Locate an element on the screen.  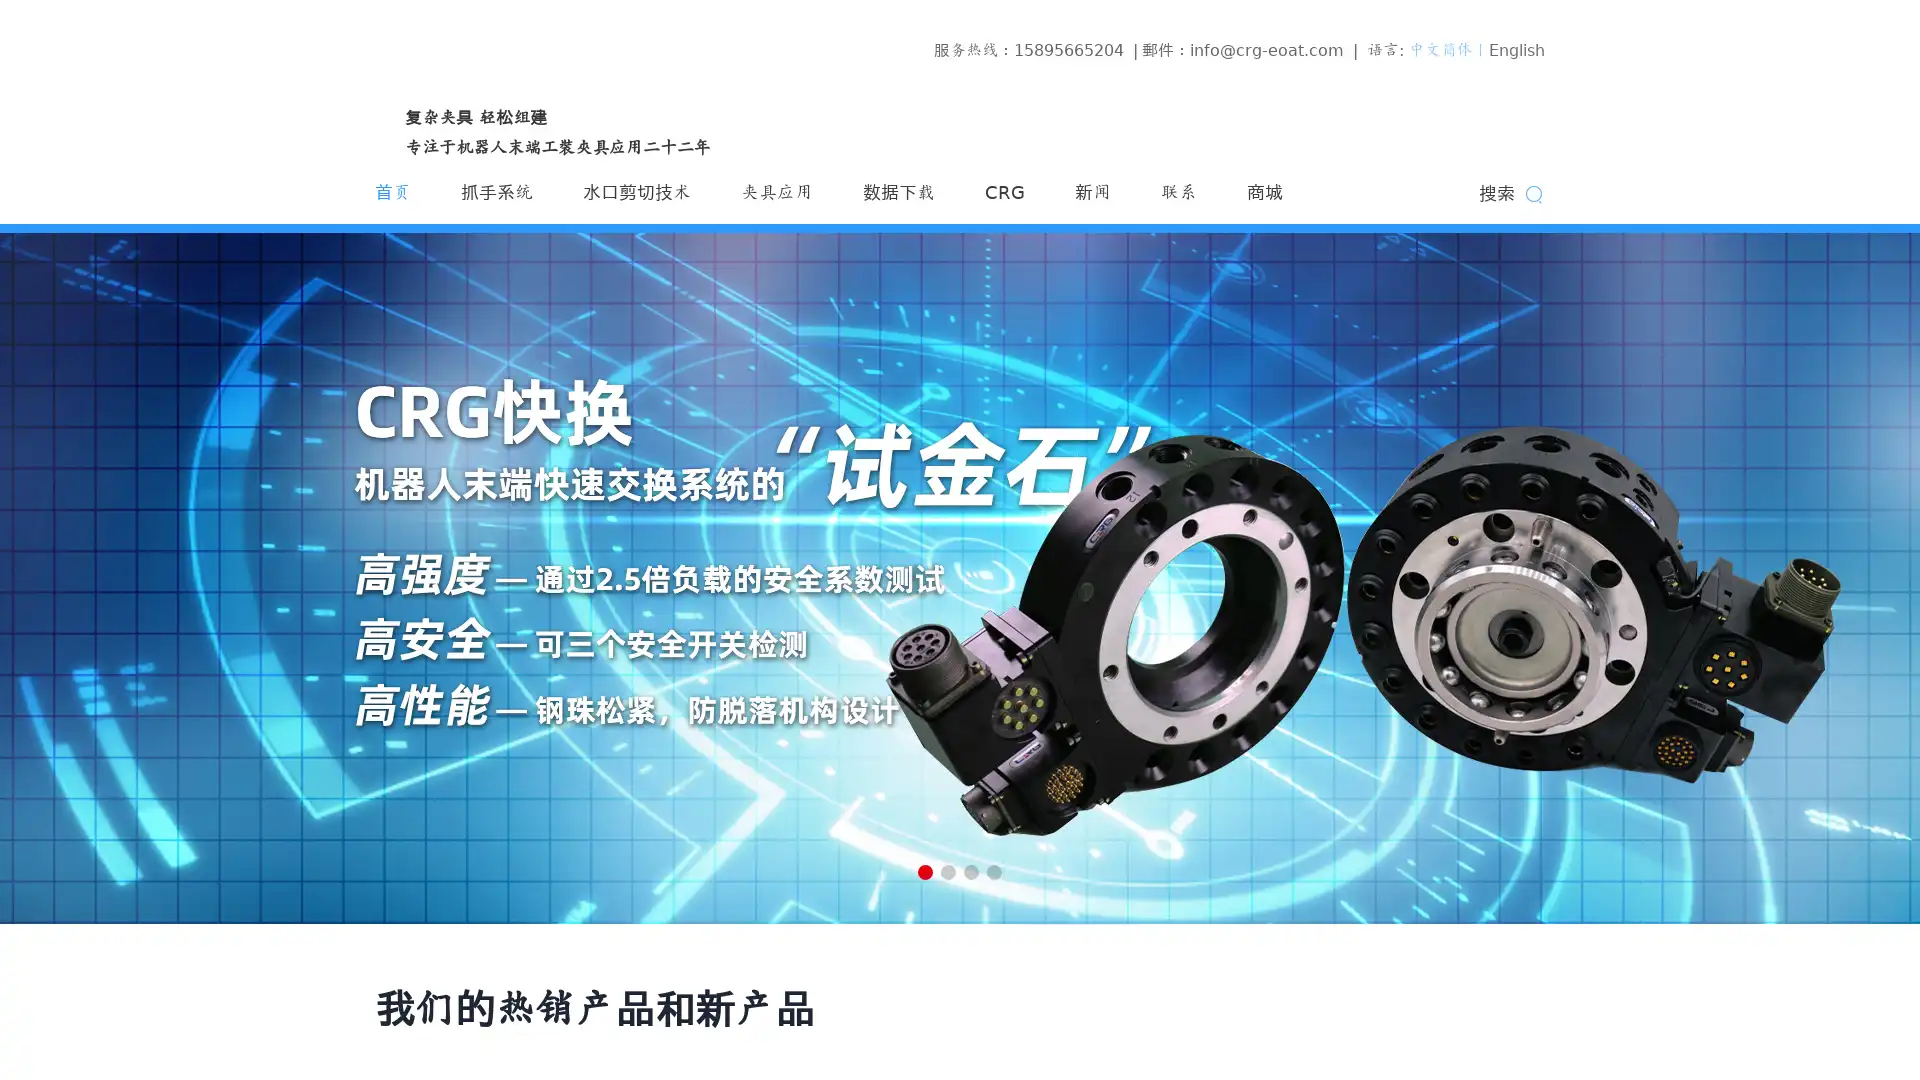
Go to slide 2 is located at coordinates (947, 871).